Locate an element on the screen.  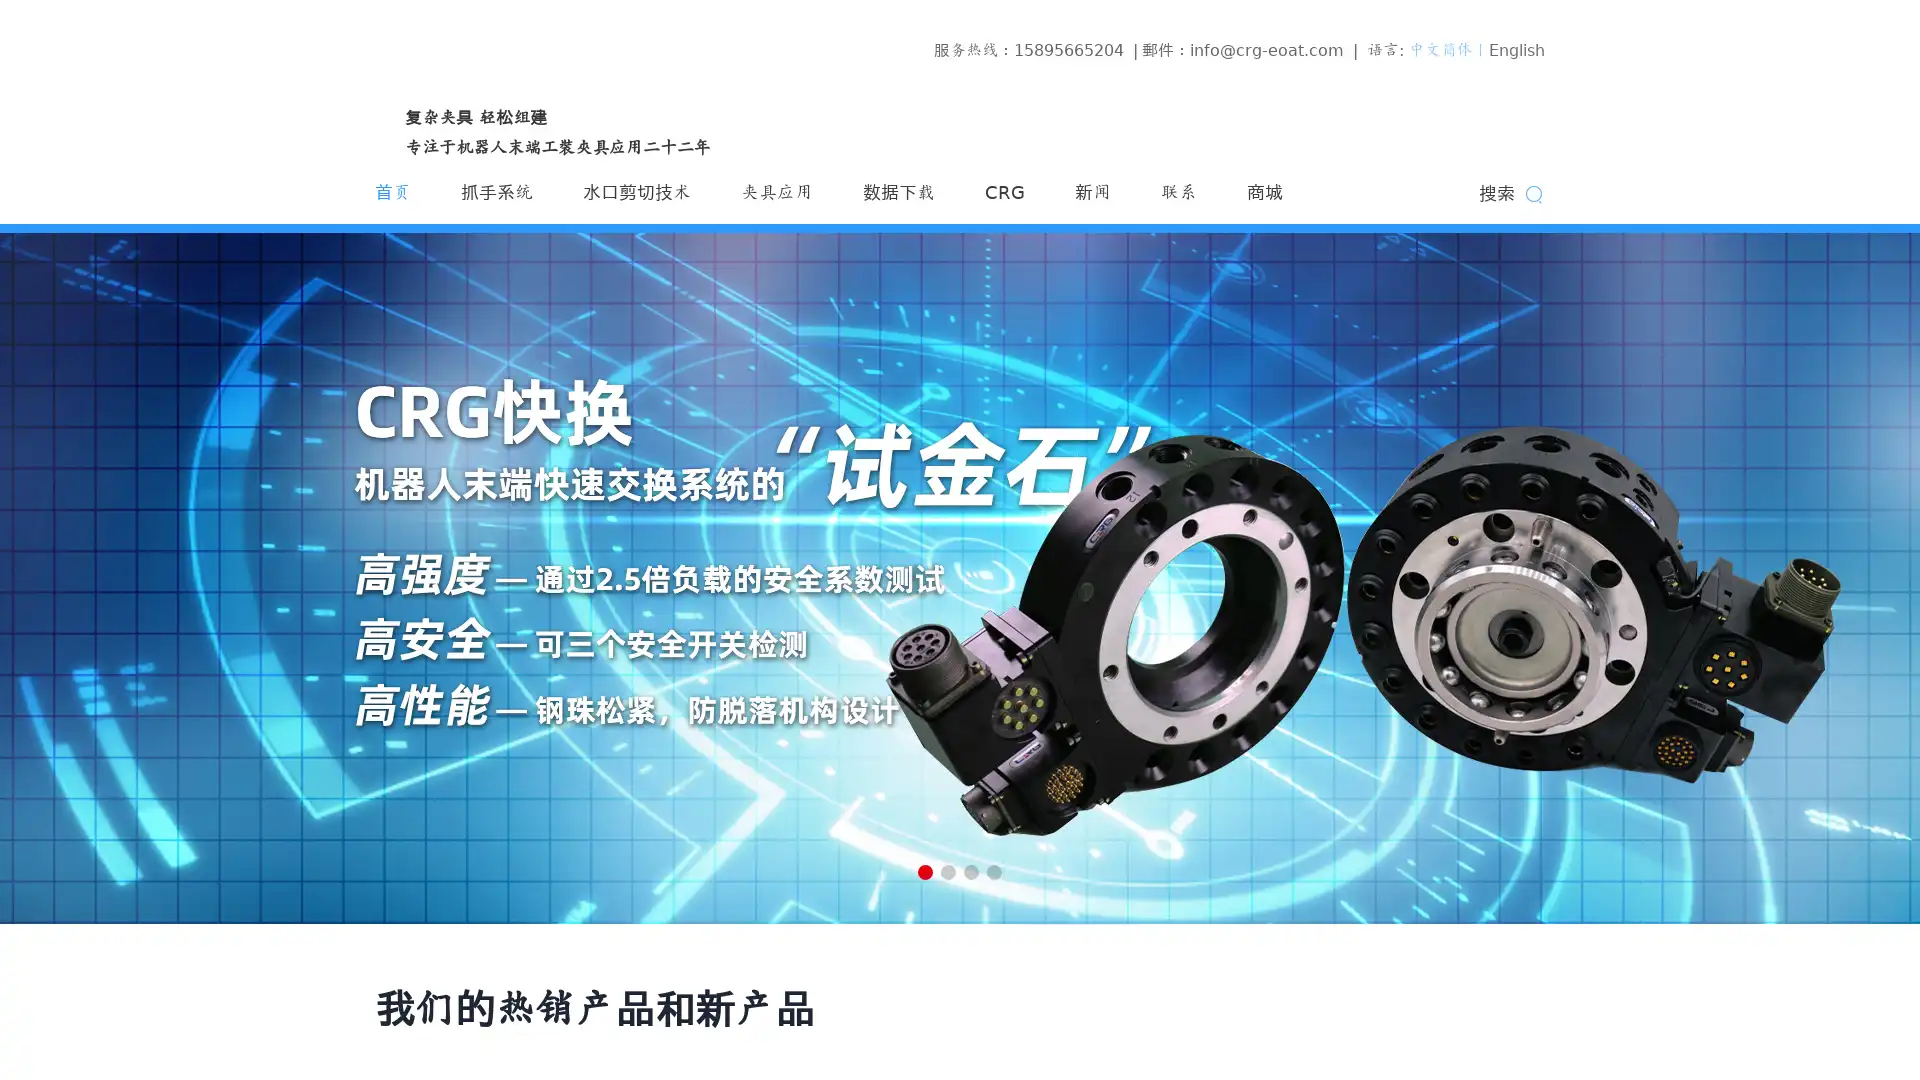
Go to slide 2 is located at coordinates (947, 871).